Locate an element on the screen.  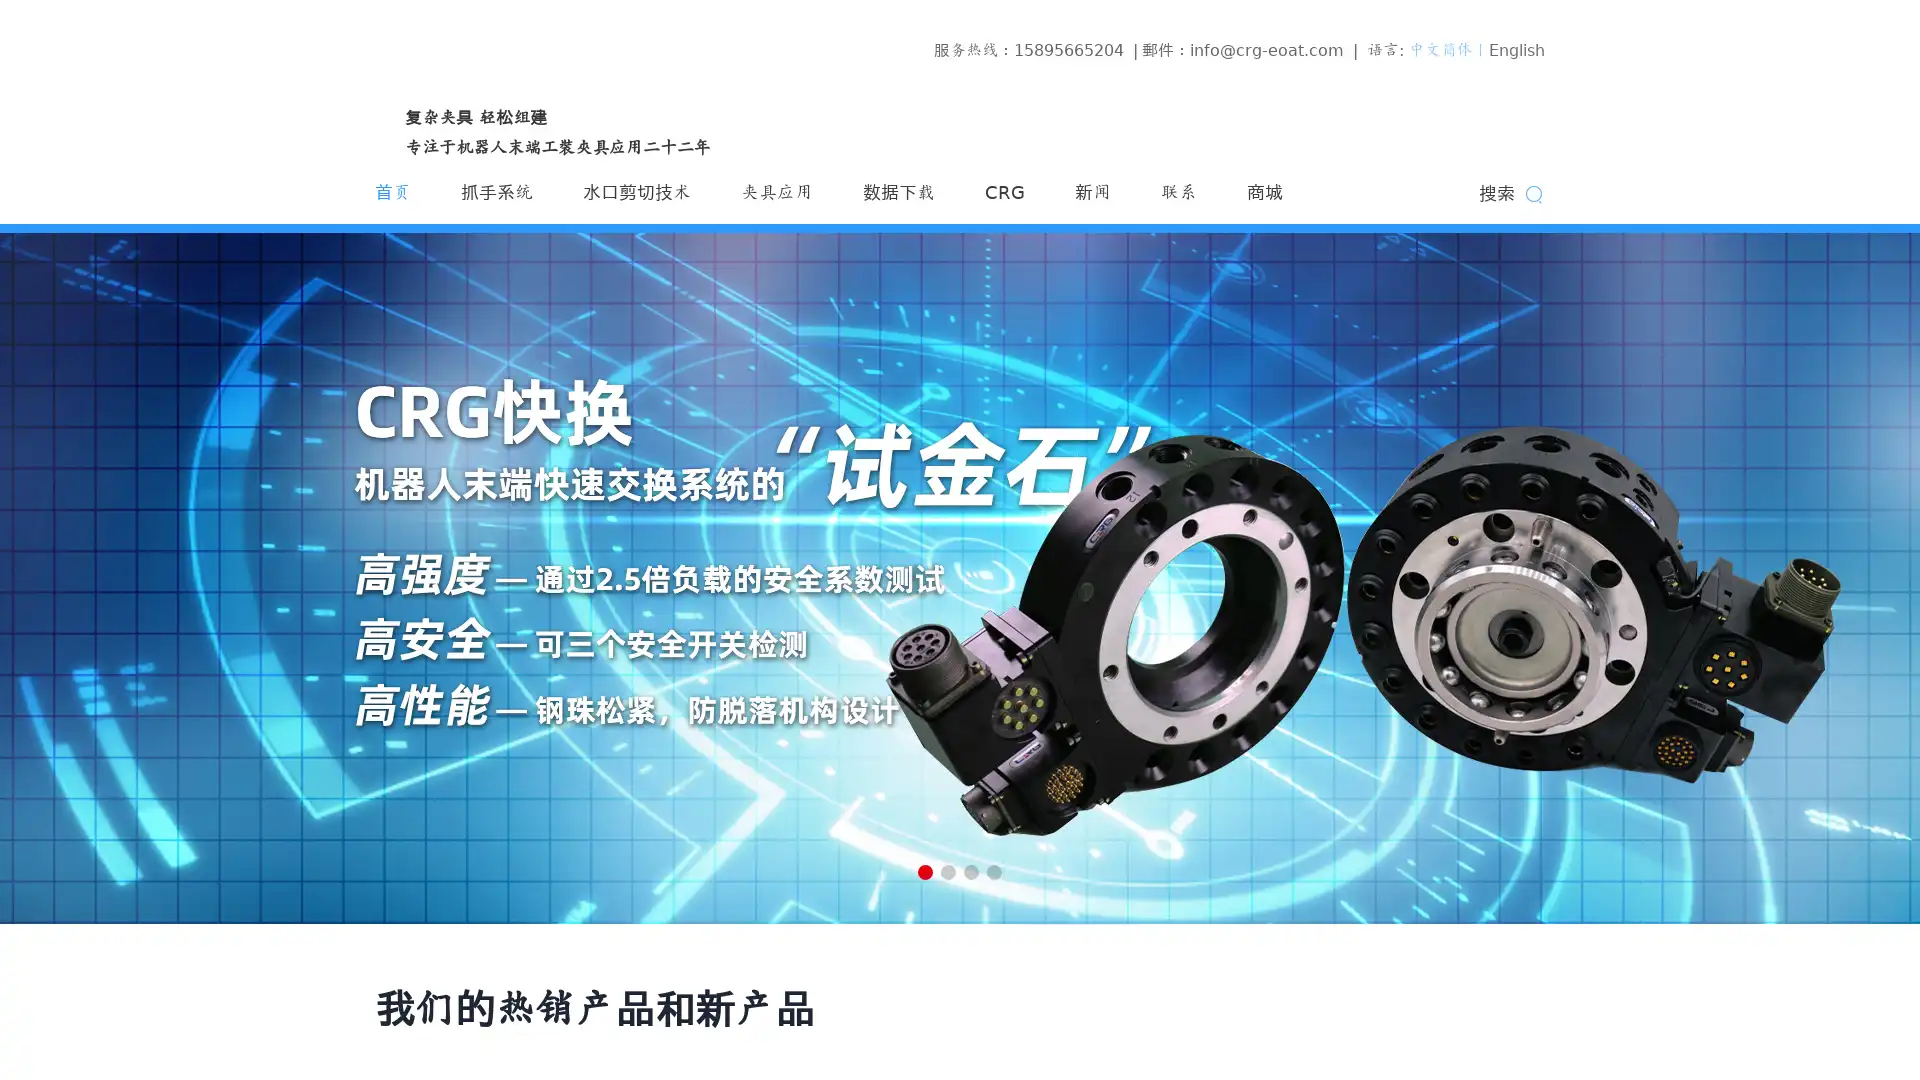
Go to slide 2 is located at coordinates (947, 871).